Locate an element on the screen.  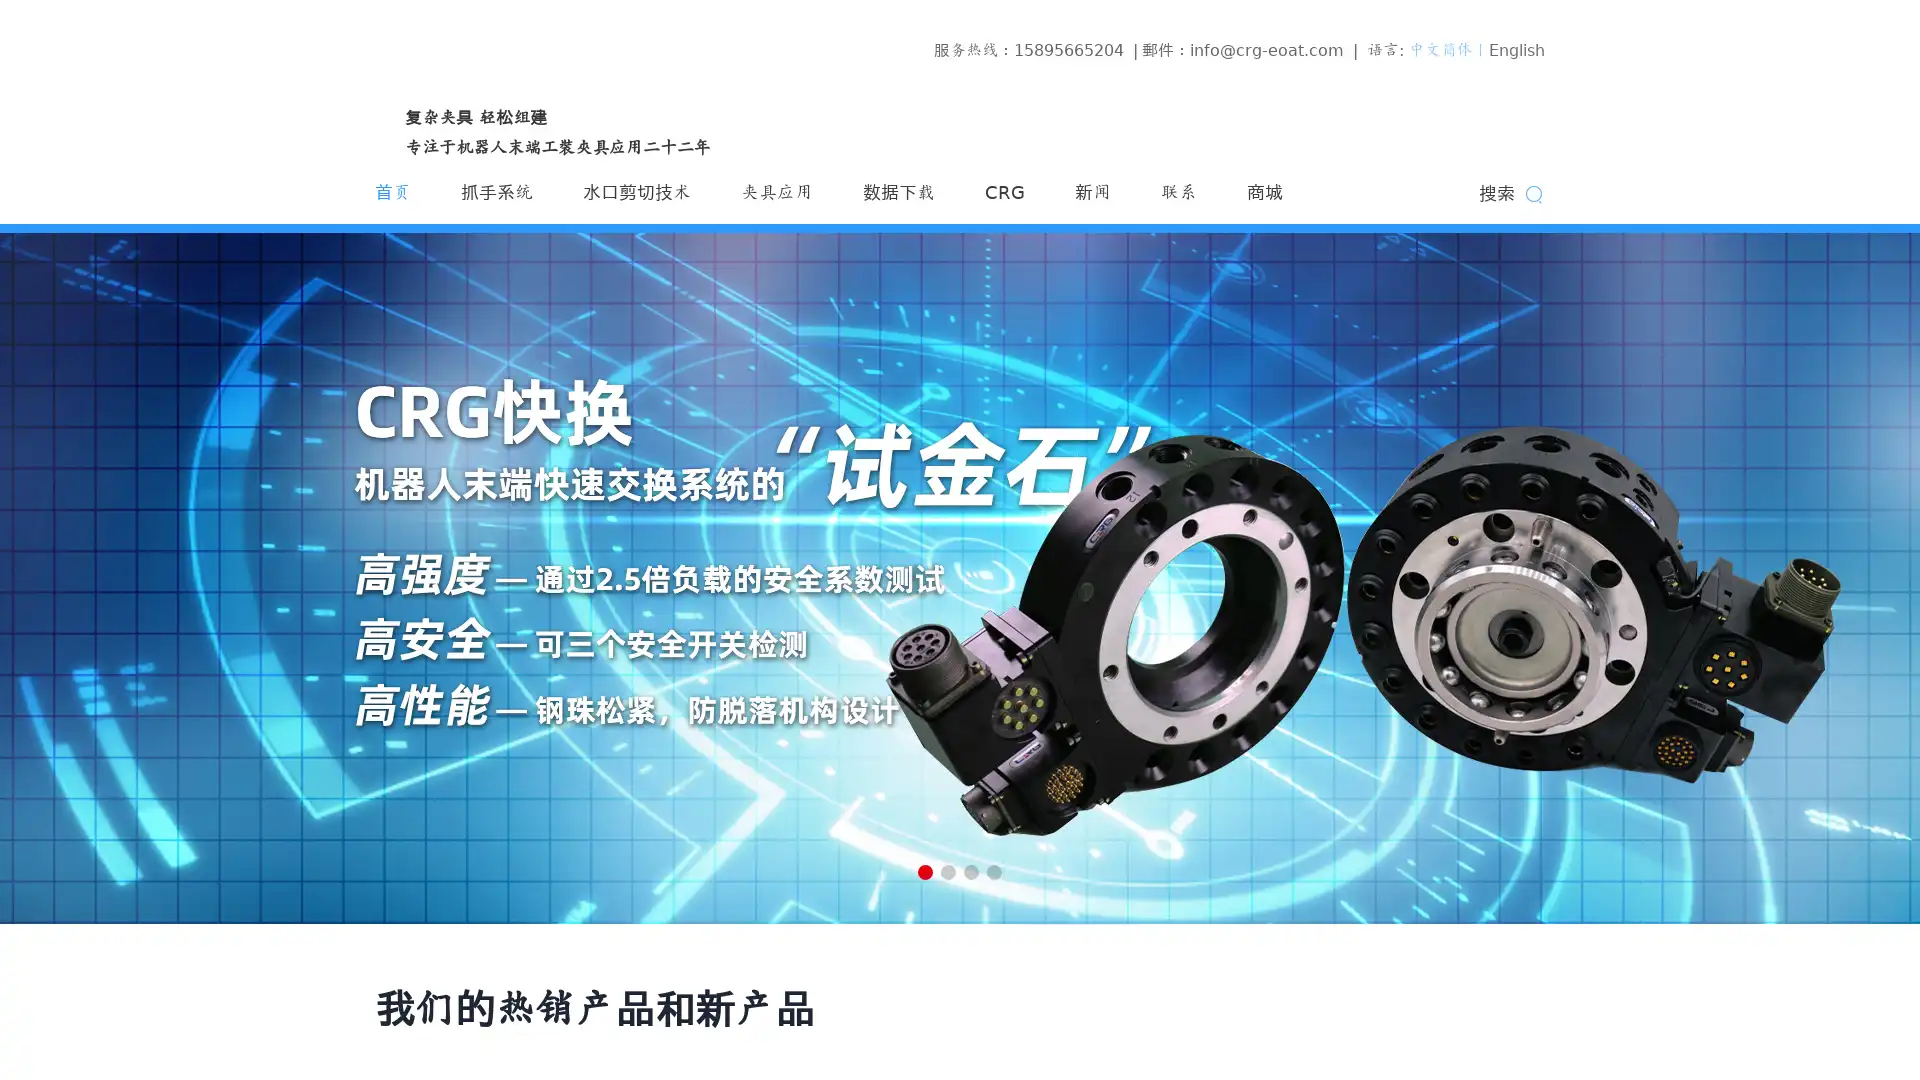
Go to slide 2 is located at coordinates (947, 871).